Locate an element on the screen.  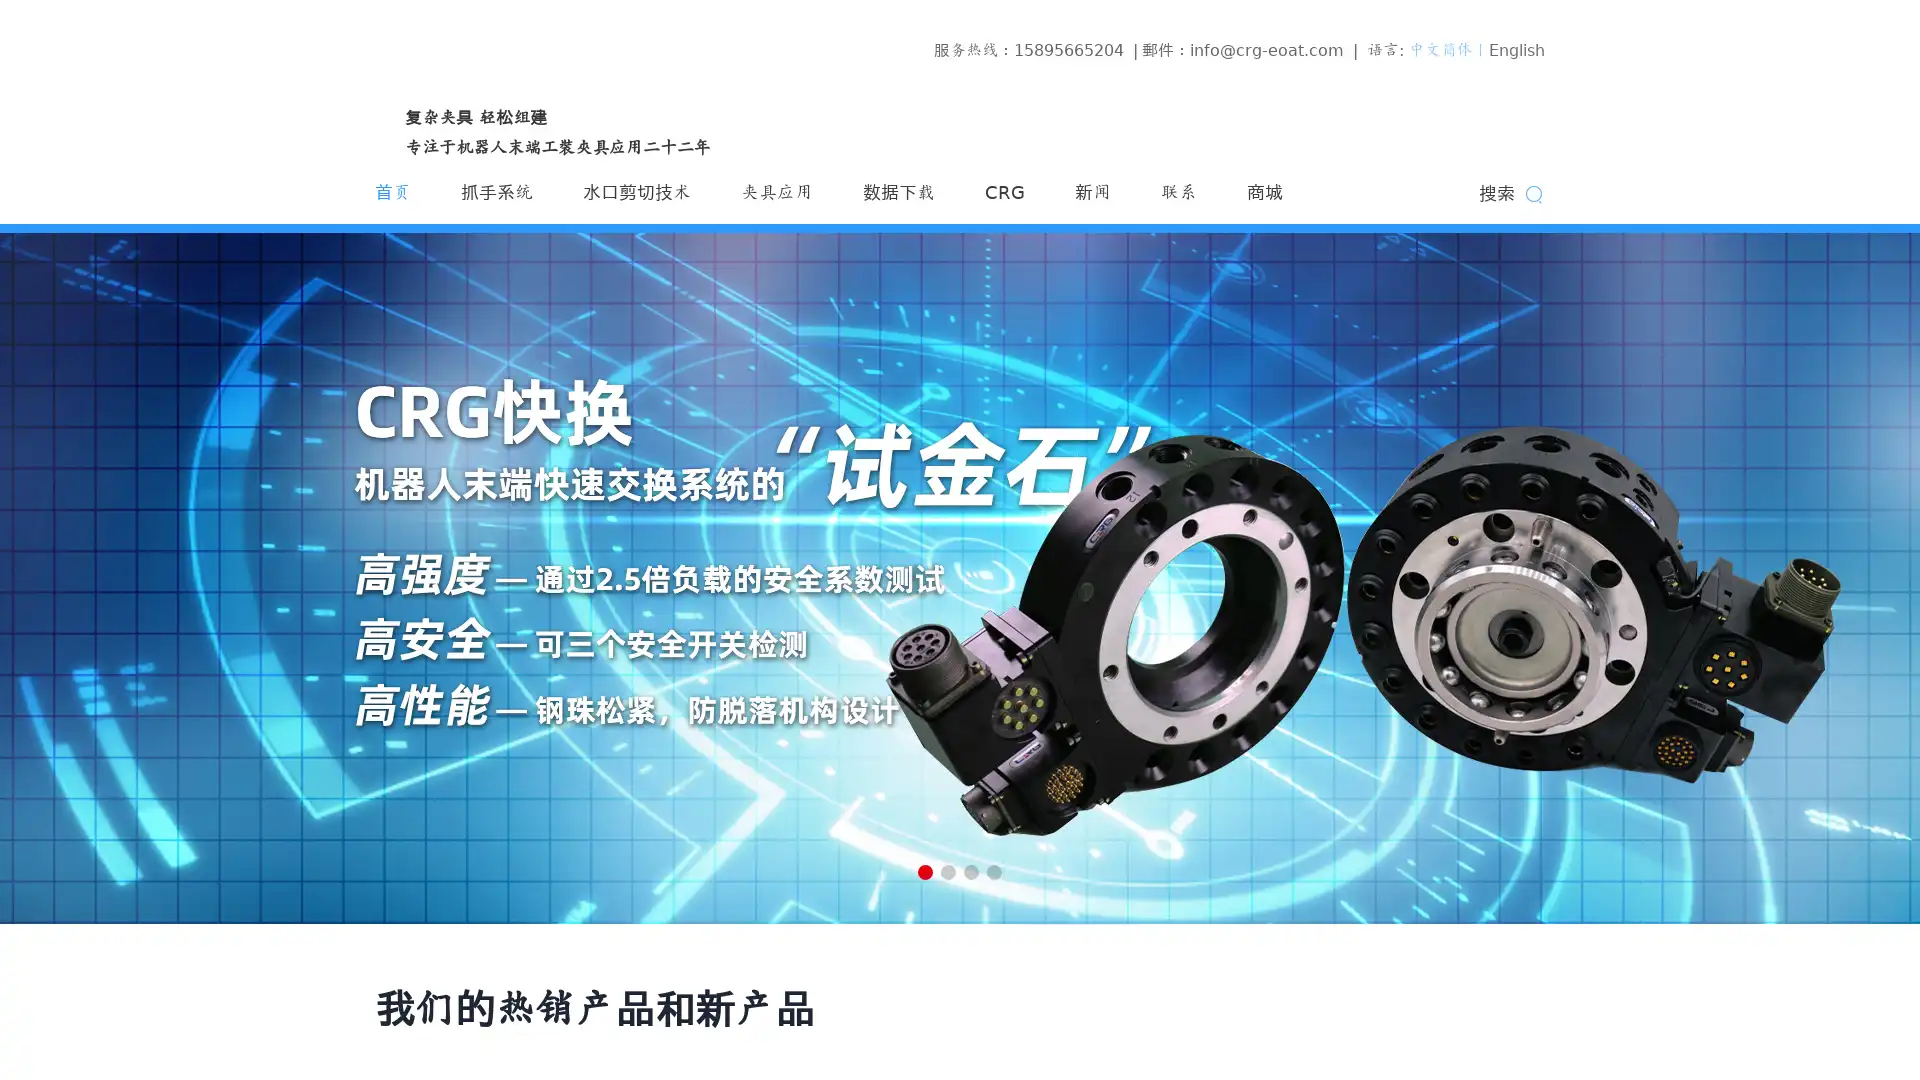
Go to slide 2 is located at coordinates (947, 871).